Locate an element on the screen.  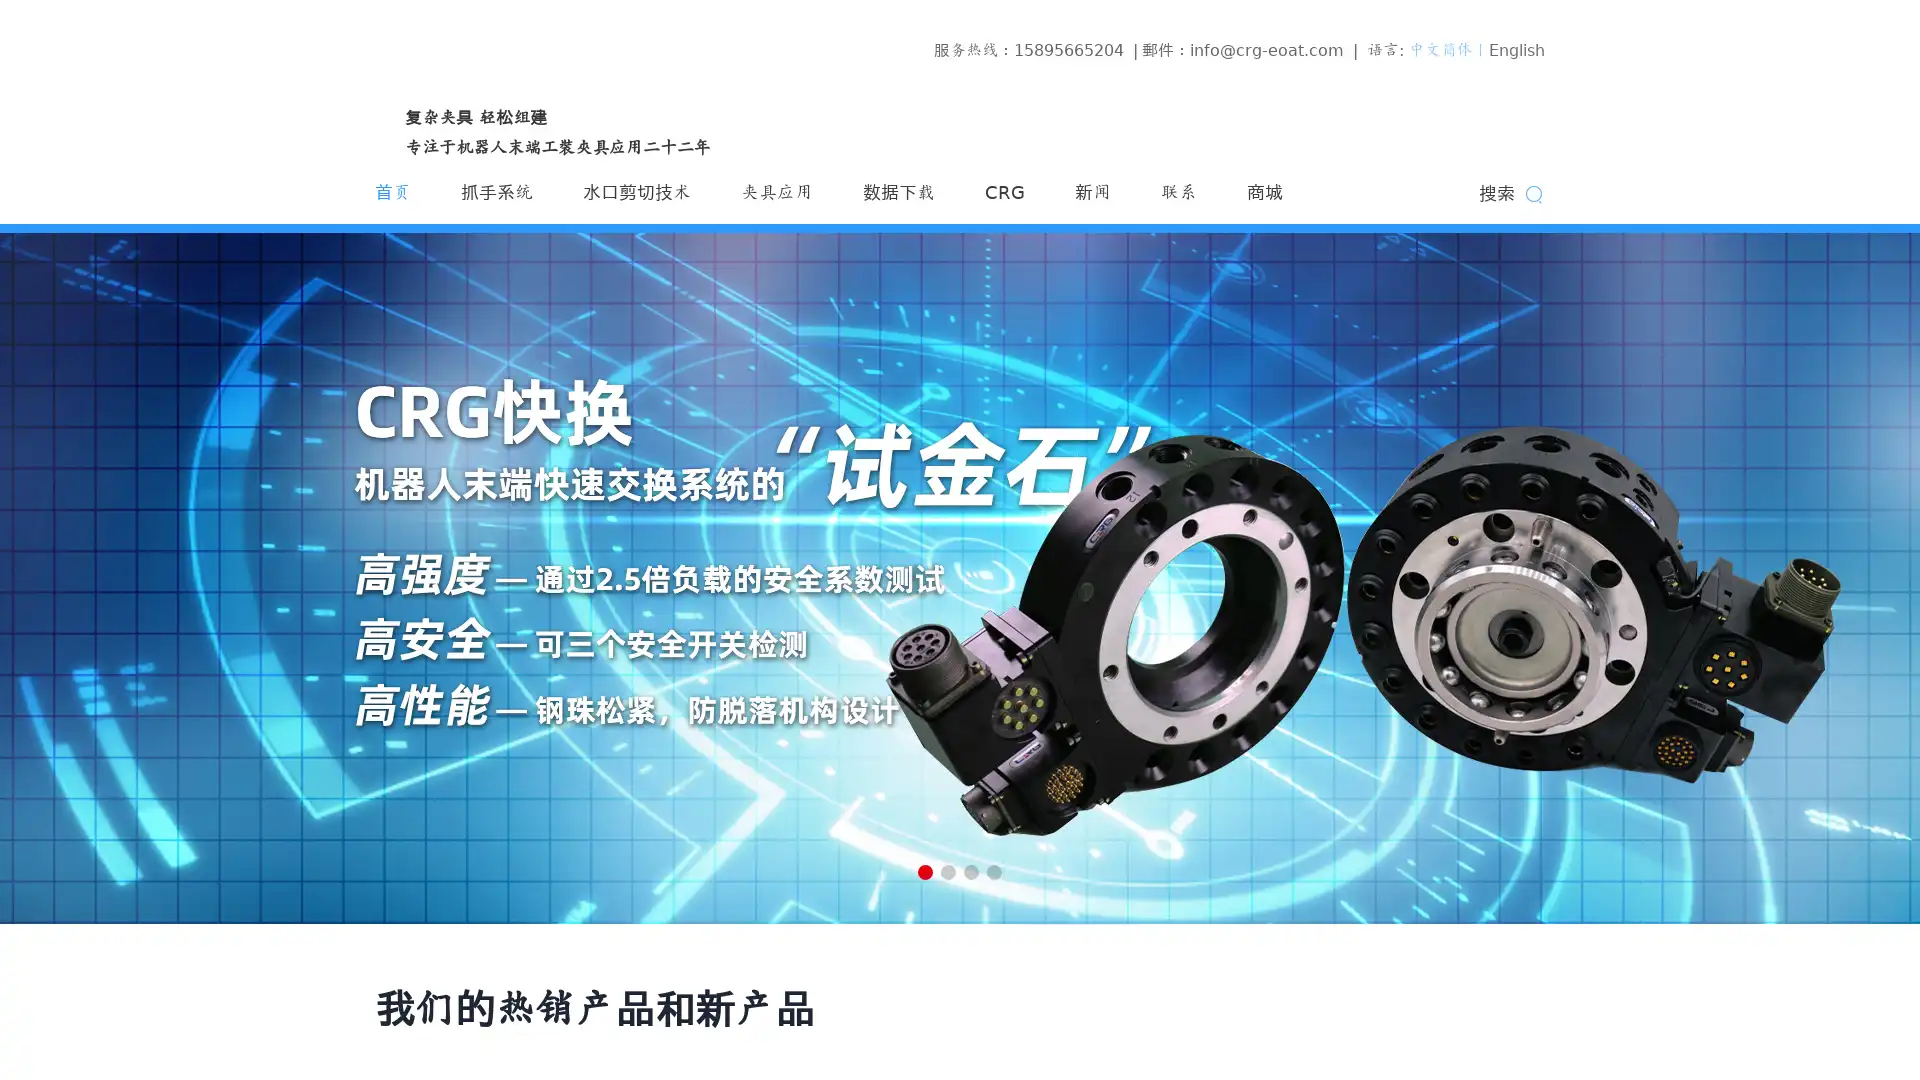
Go to slide 2 is located at coordinates (947, 871).